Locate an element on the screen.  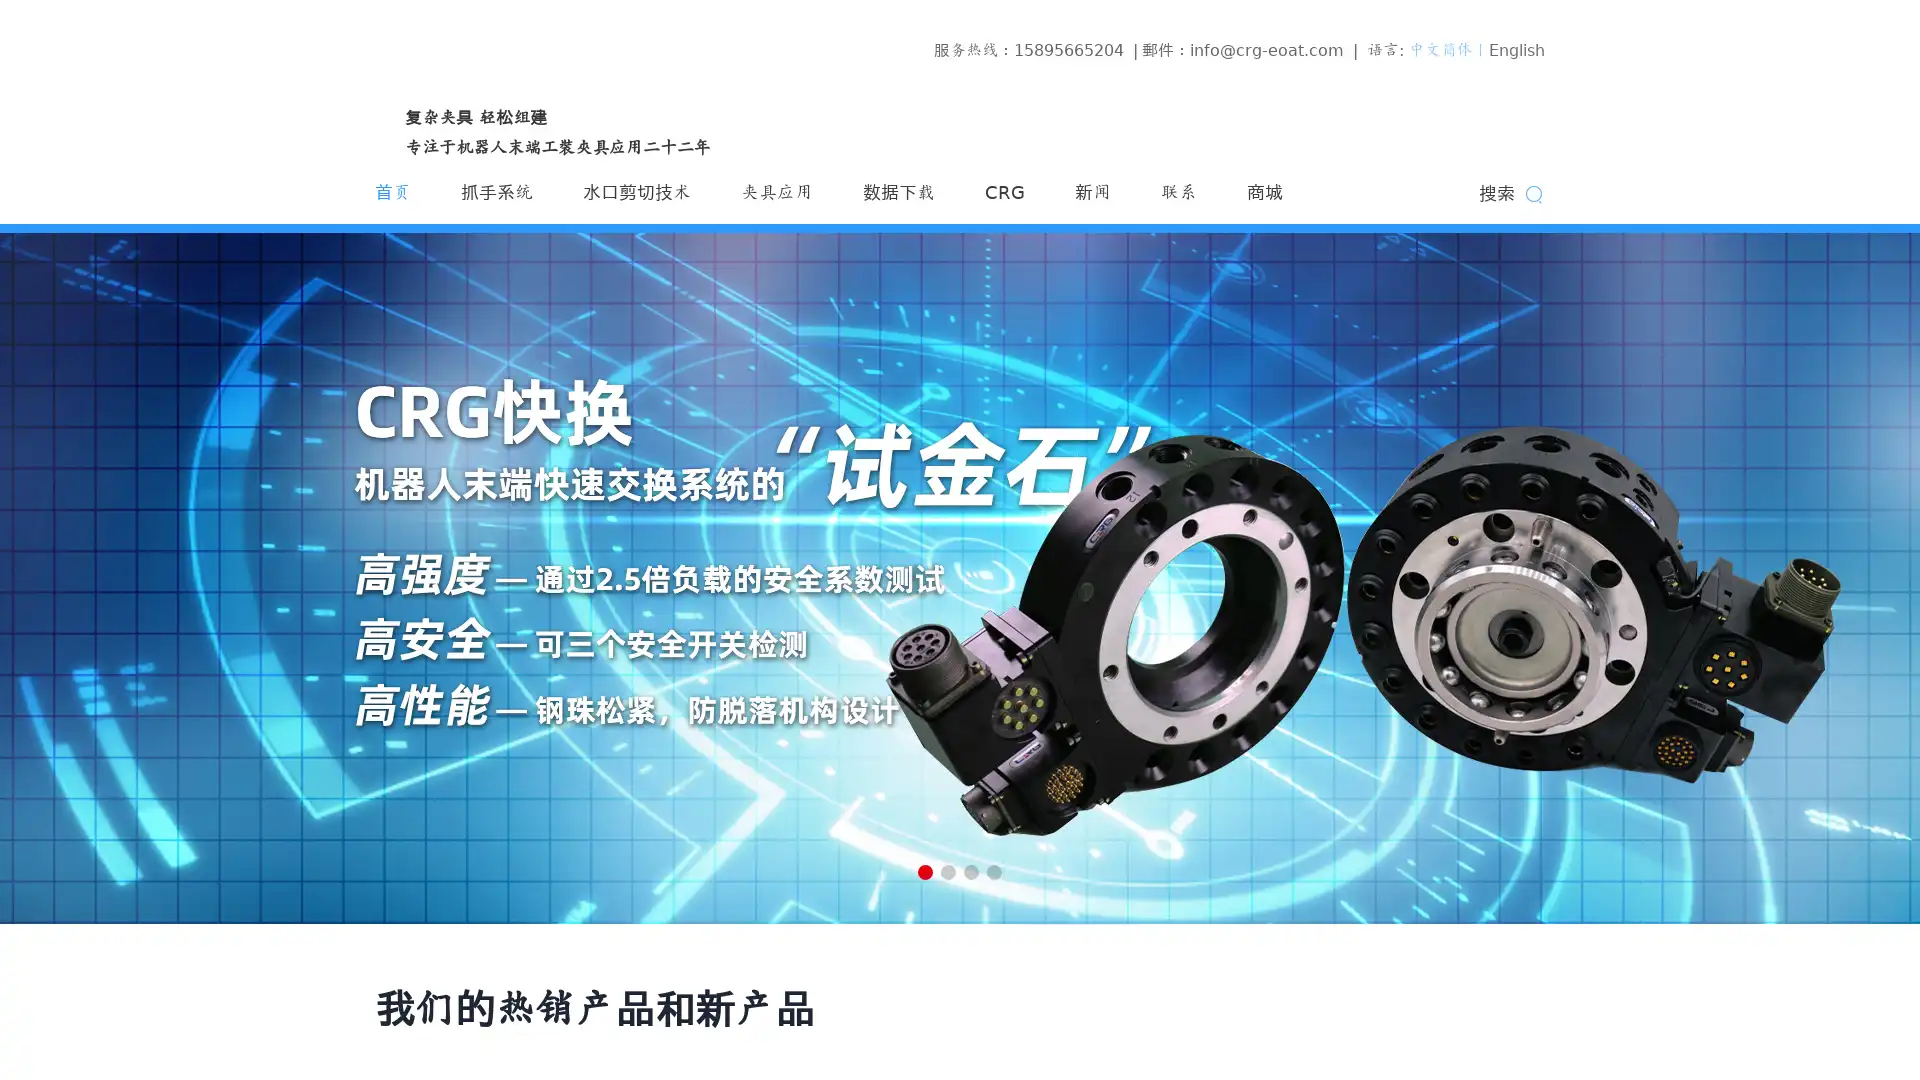
Go to slide 2 is located at coordinates (947, 871).